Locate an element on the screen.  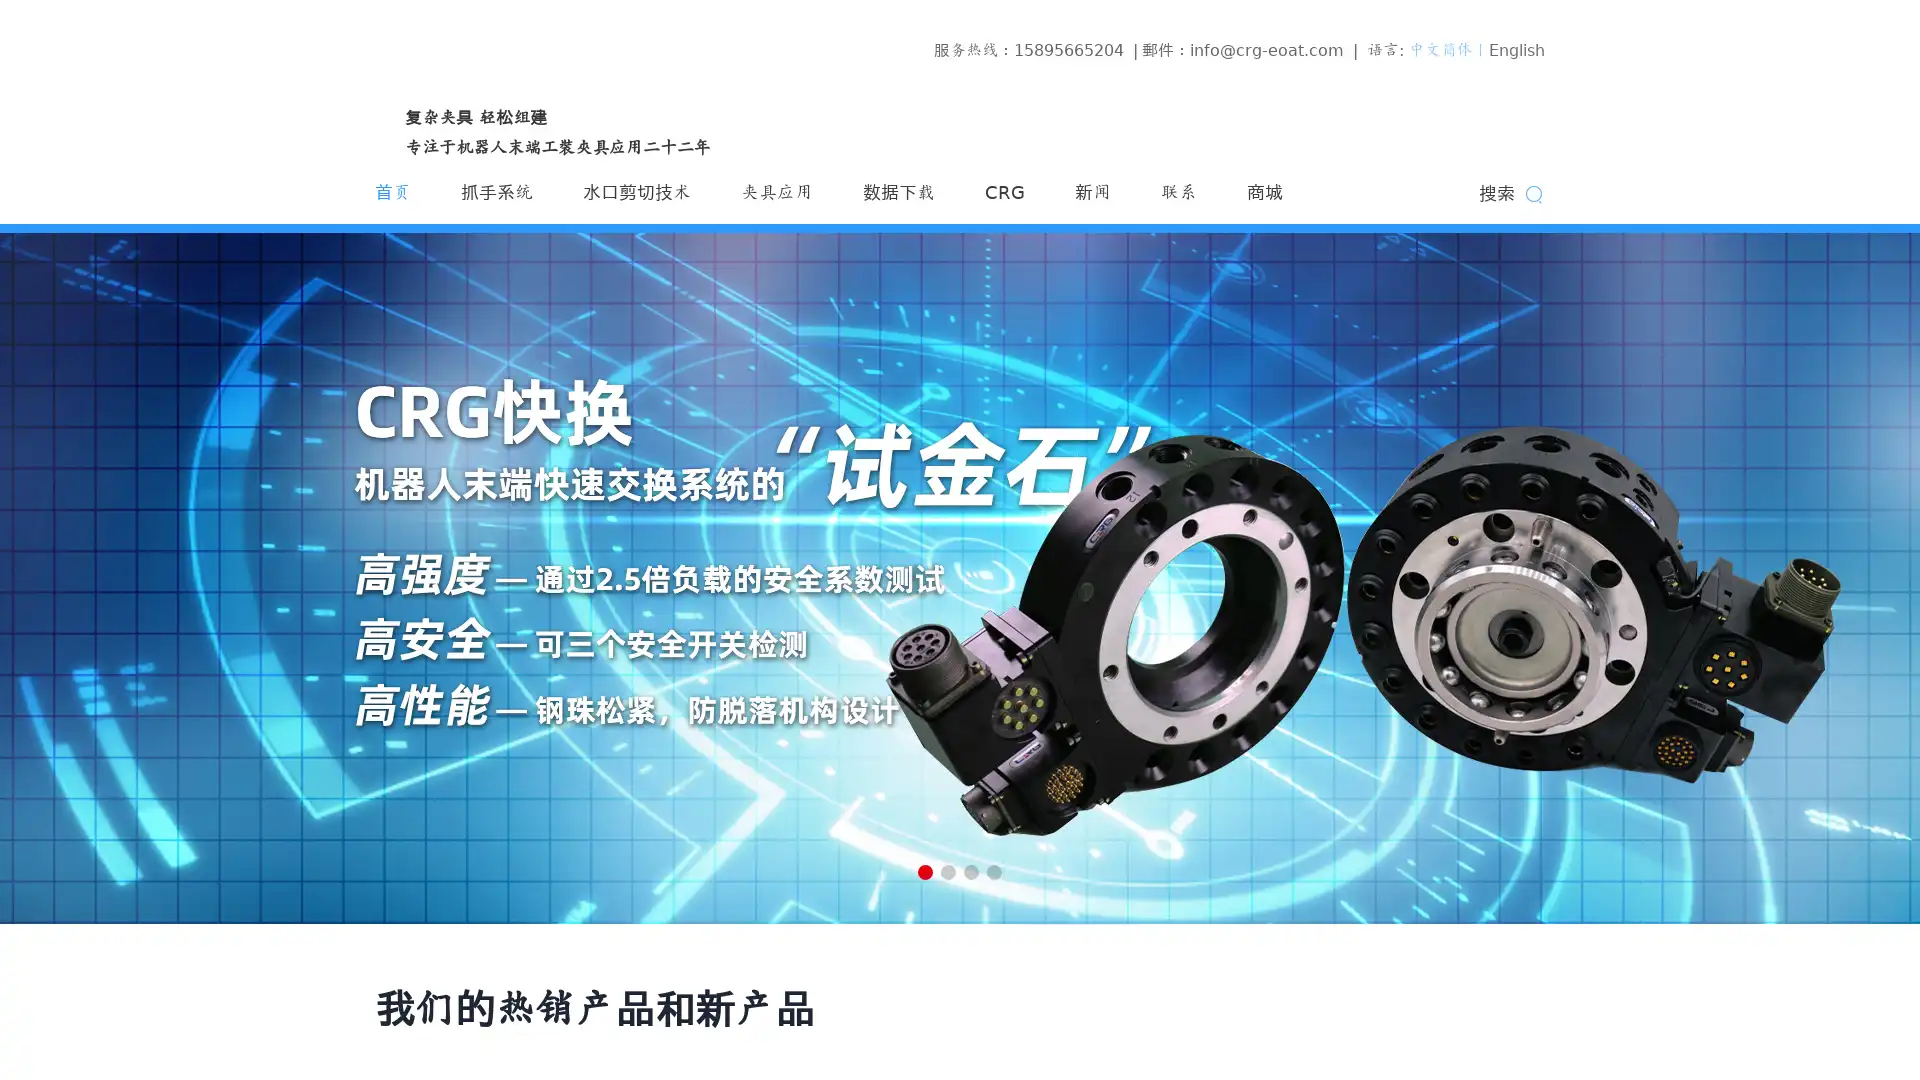
Go to slide 2 is located at coordinates (947, 871).